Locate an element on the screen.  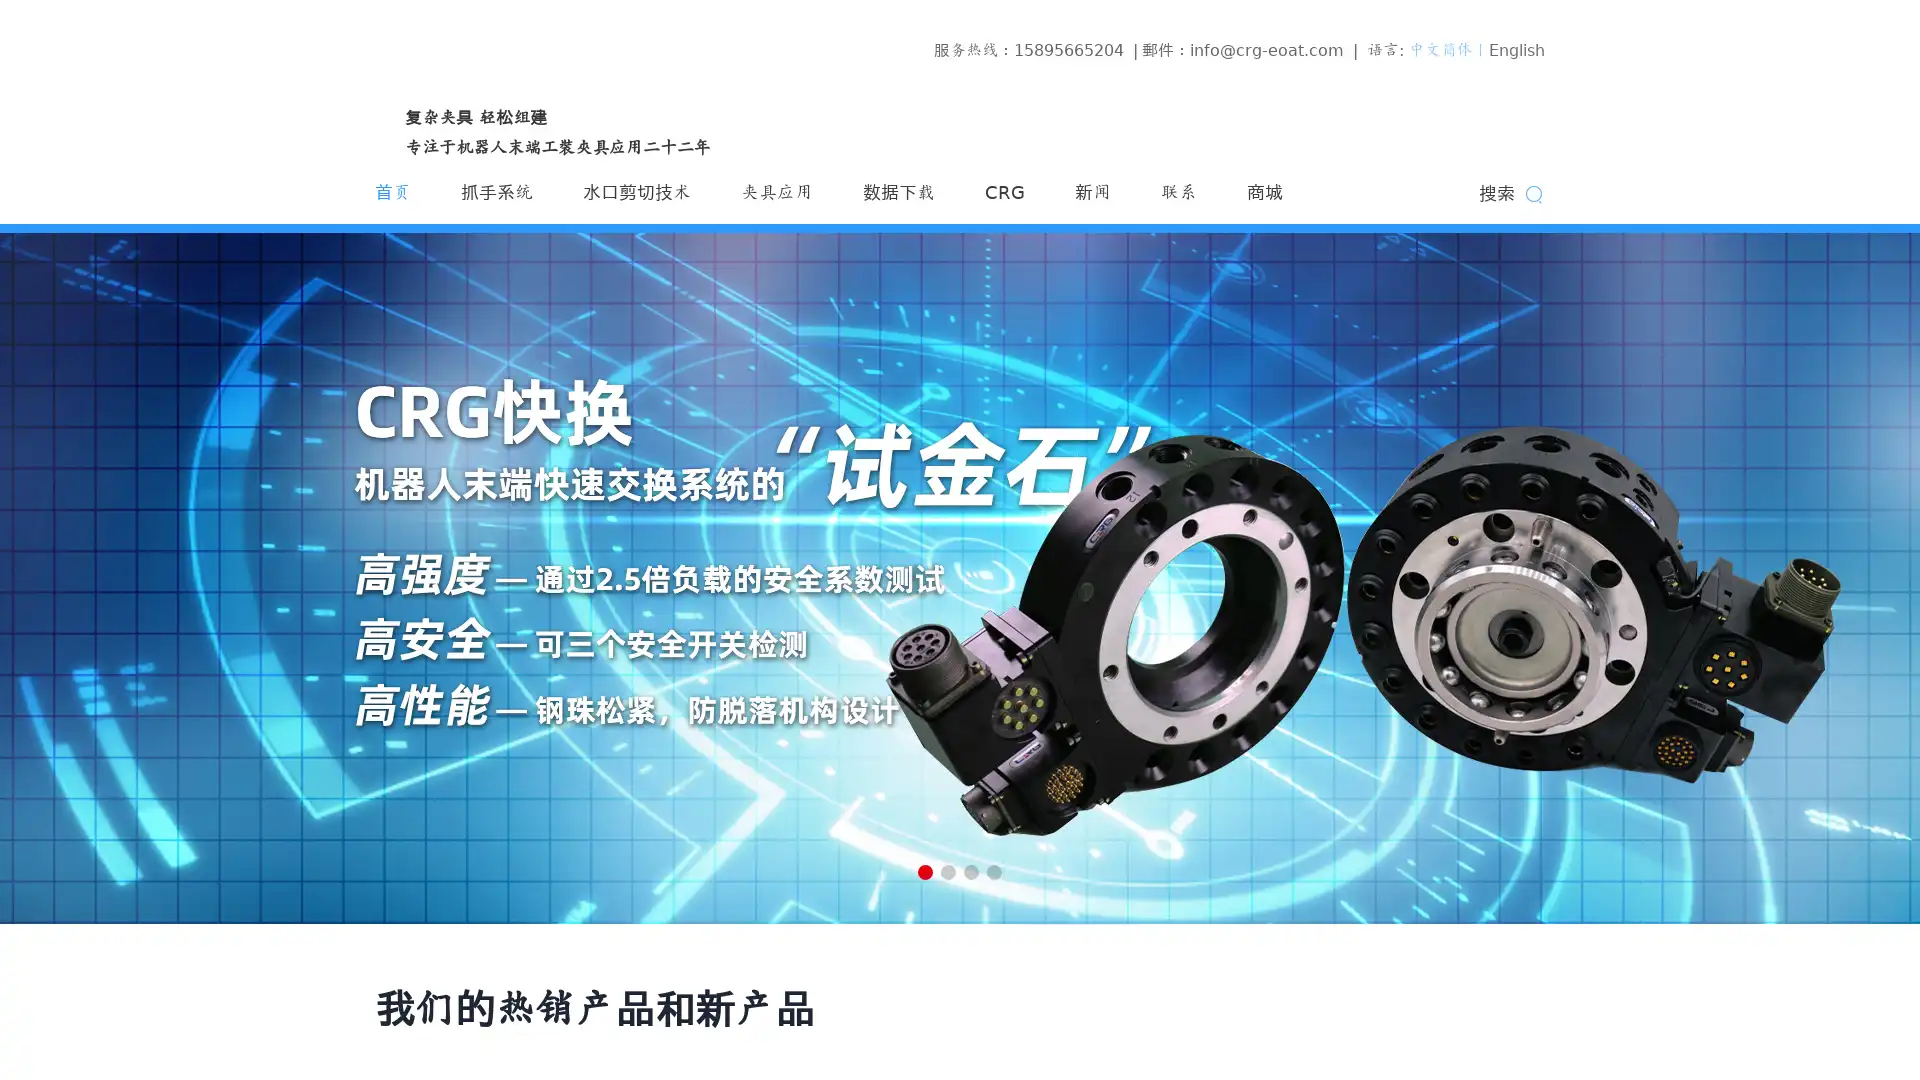
Go to slide 2 is located at coordinates (947, 871).